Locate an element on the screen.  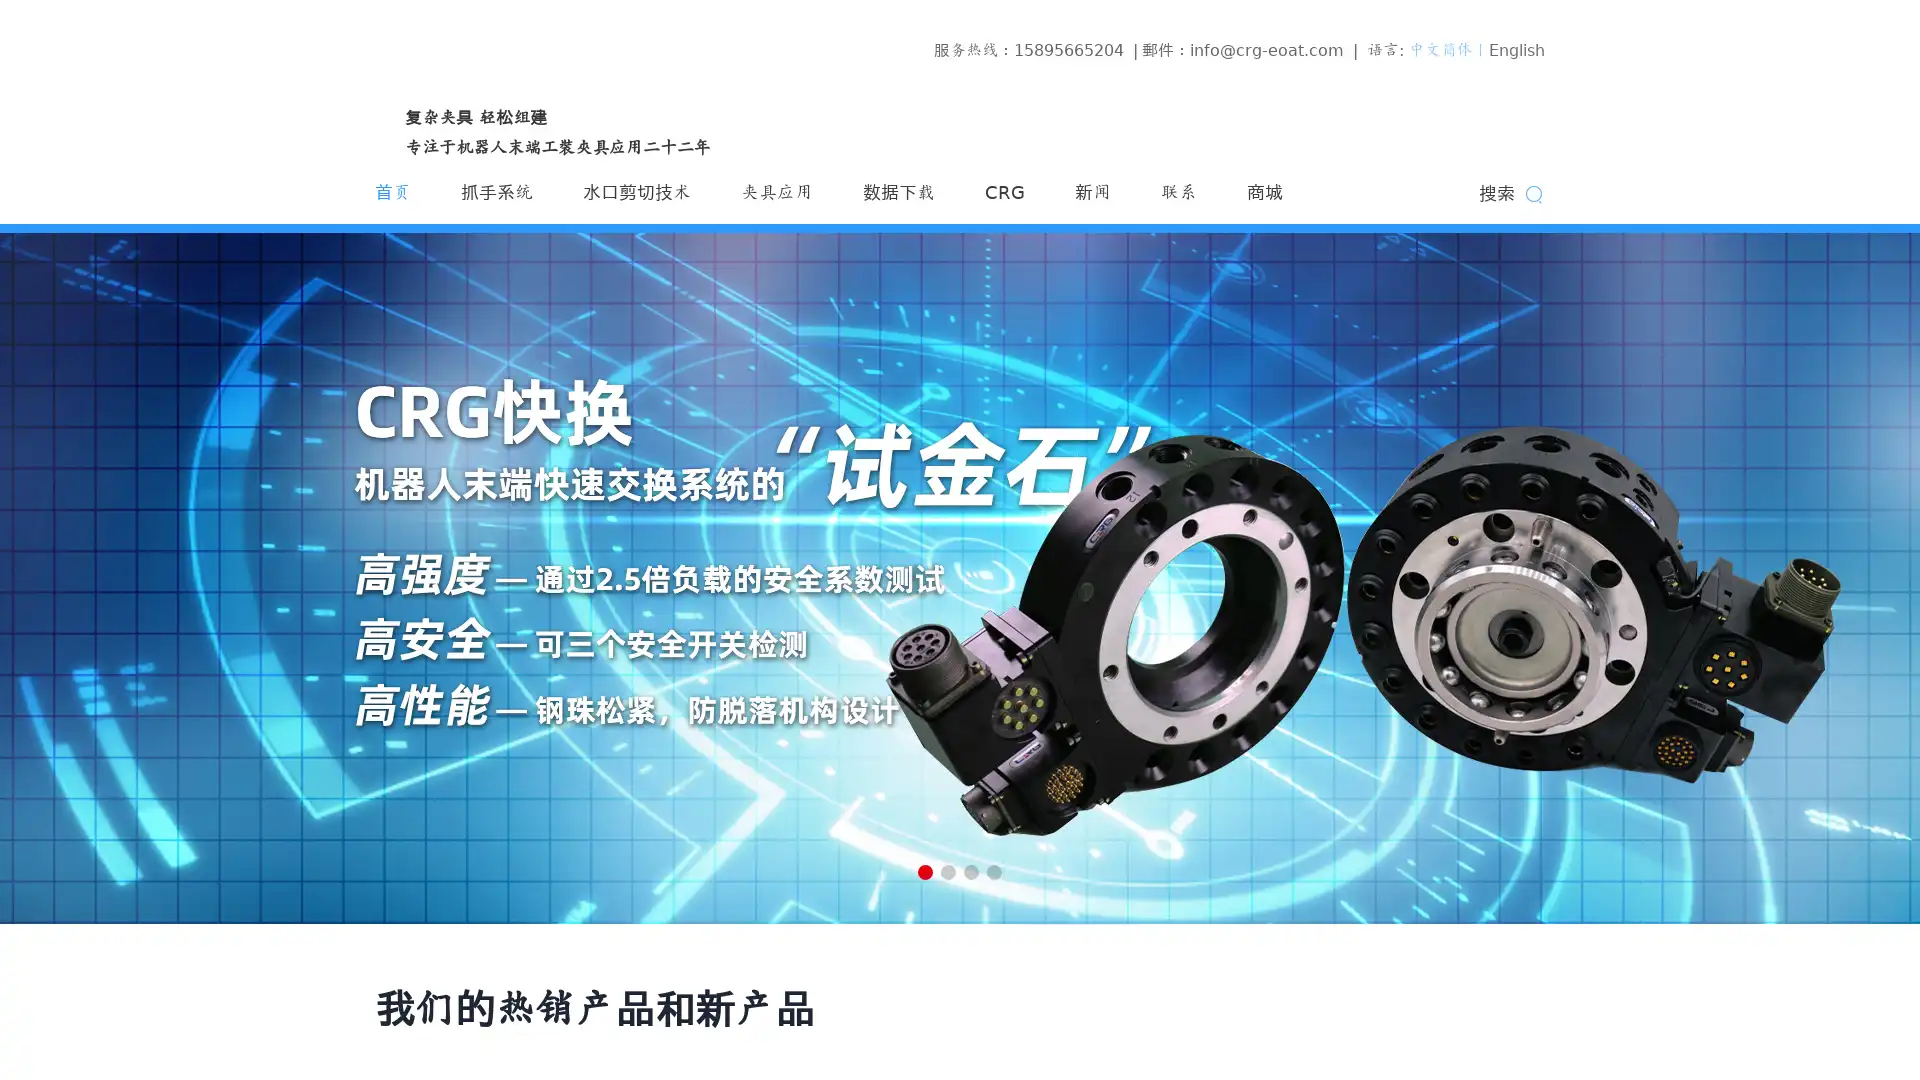
Go to slide 2 is located at coordinates (947, 871).